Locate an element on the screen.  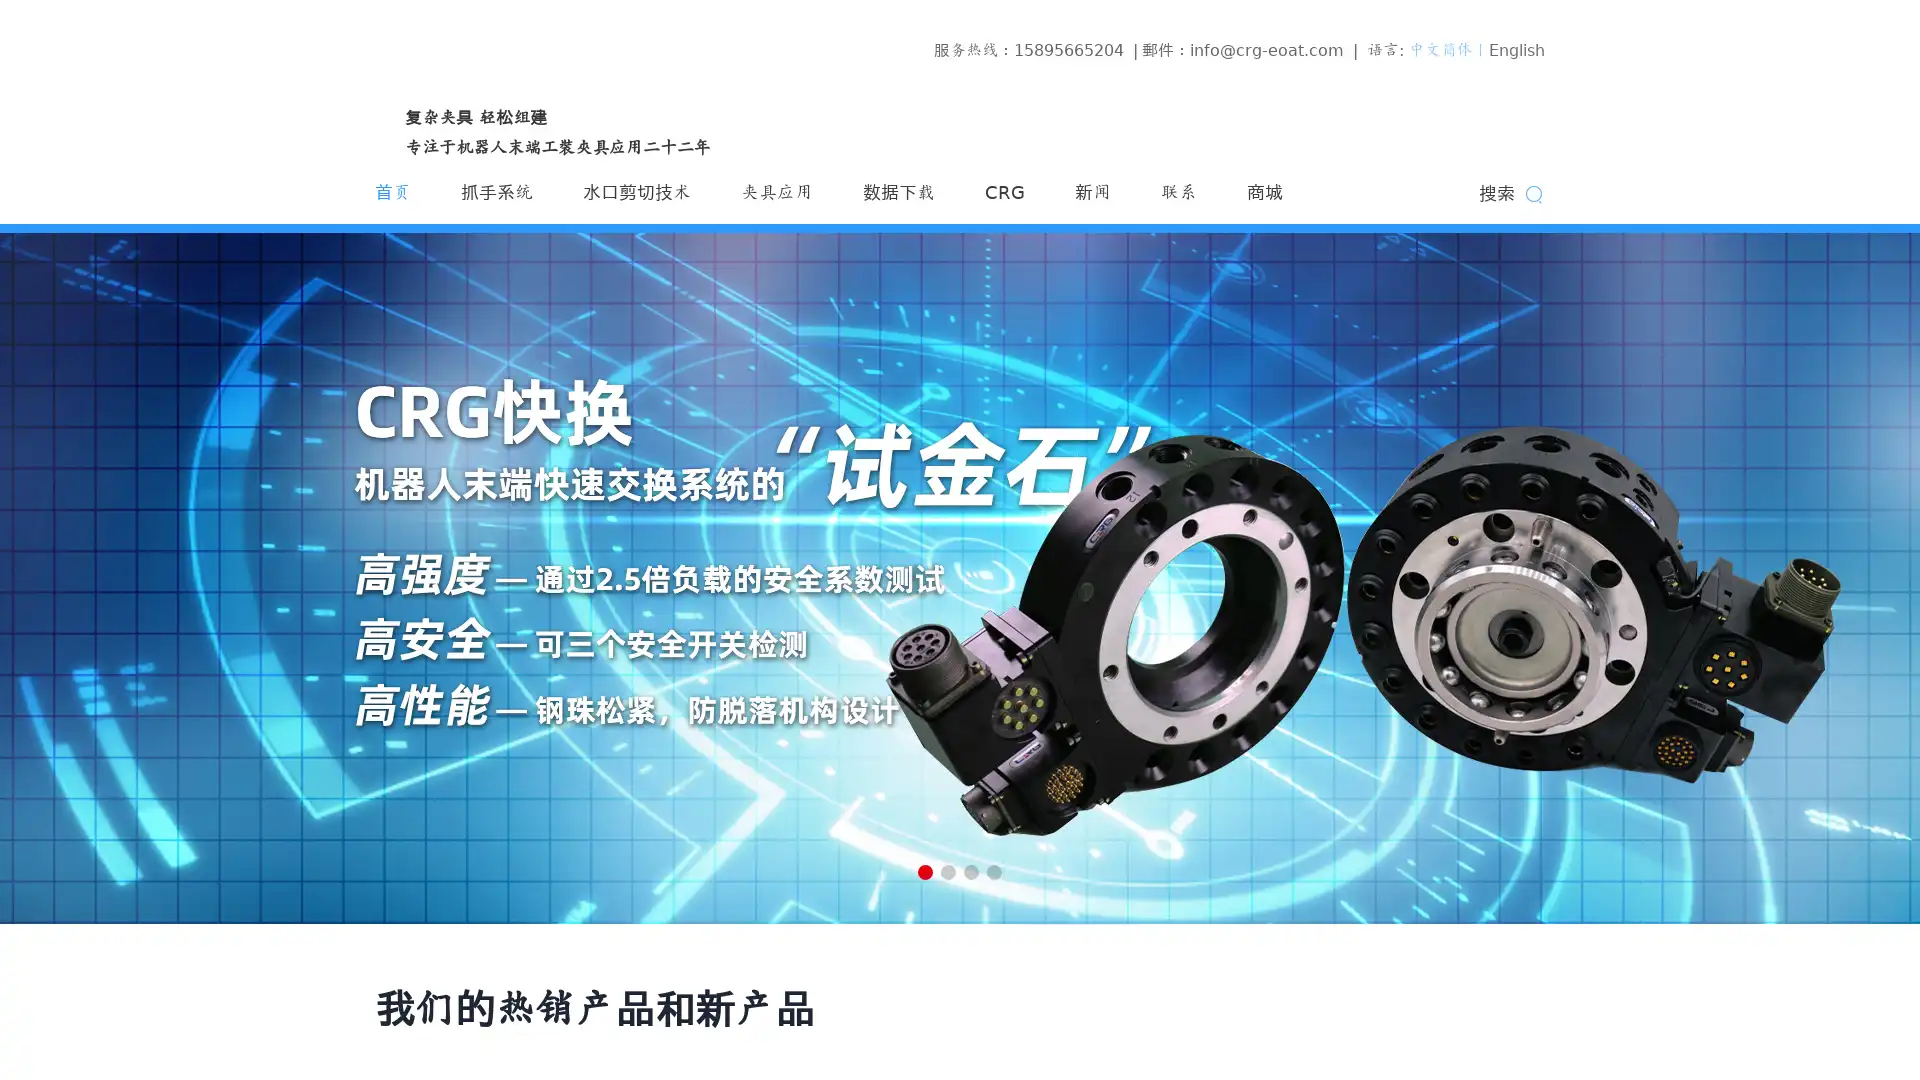
Go to slide 2 is located at coordinates (947, 871).